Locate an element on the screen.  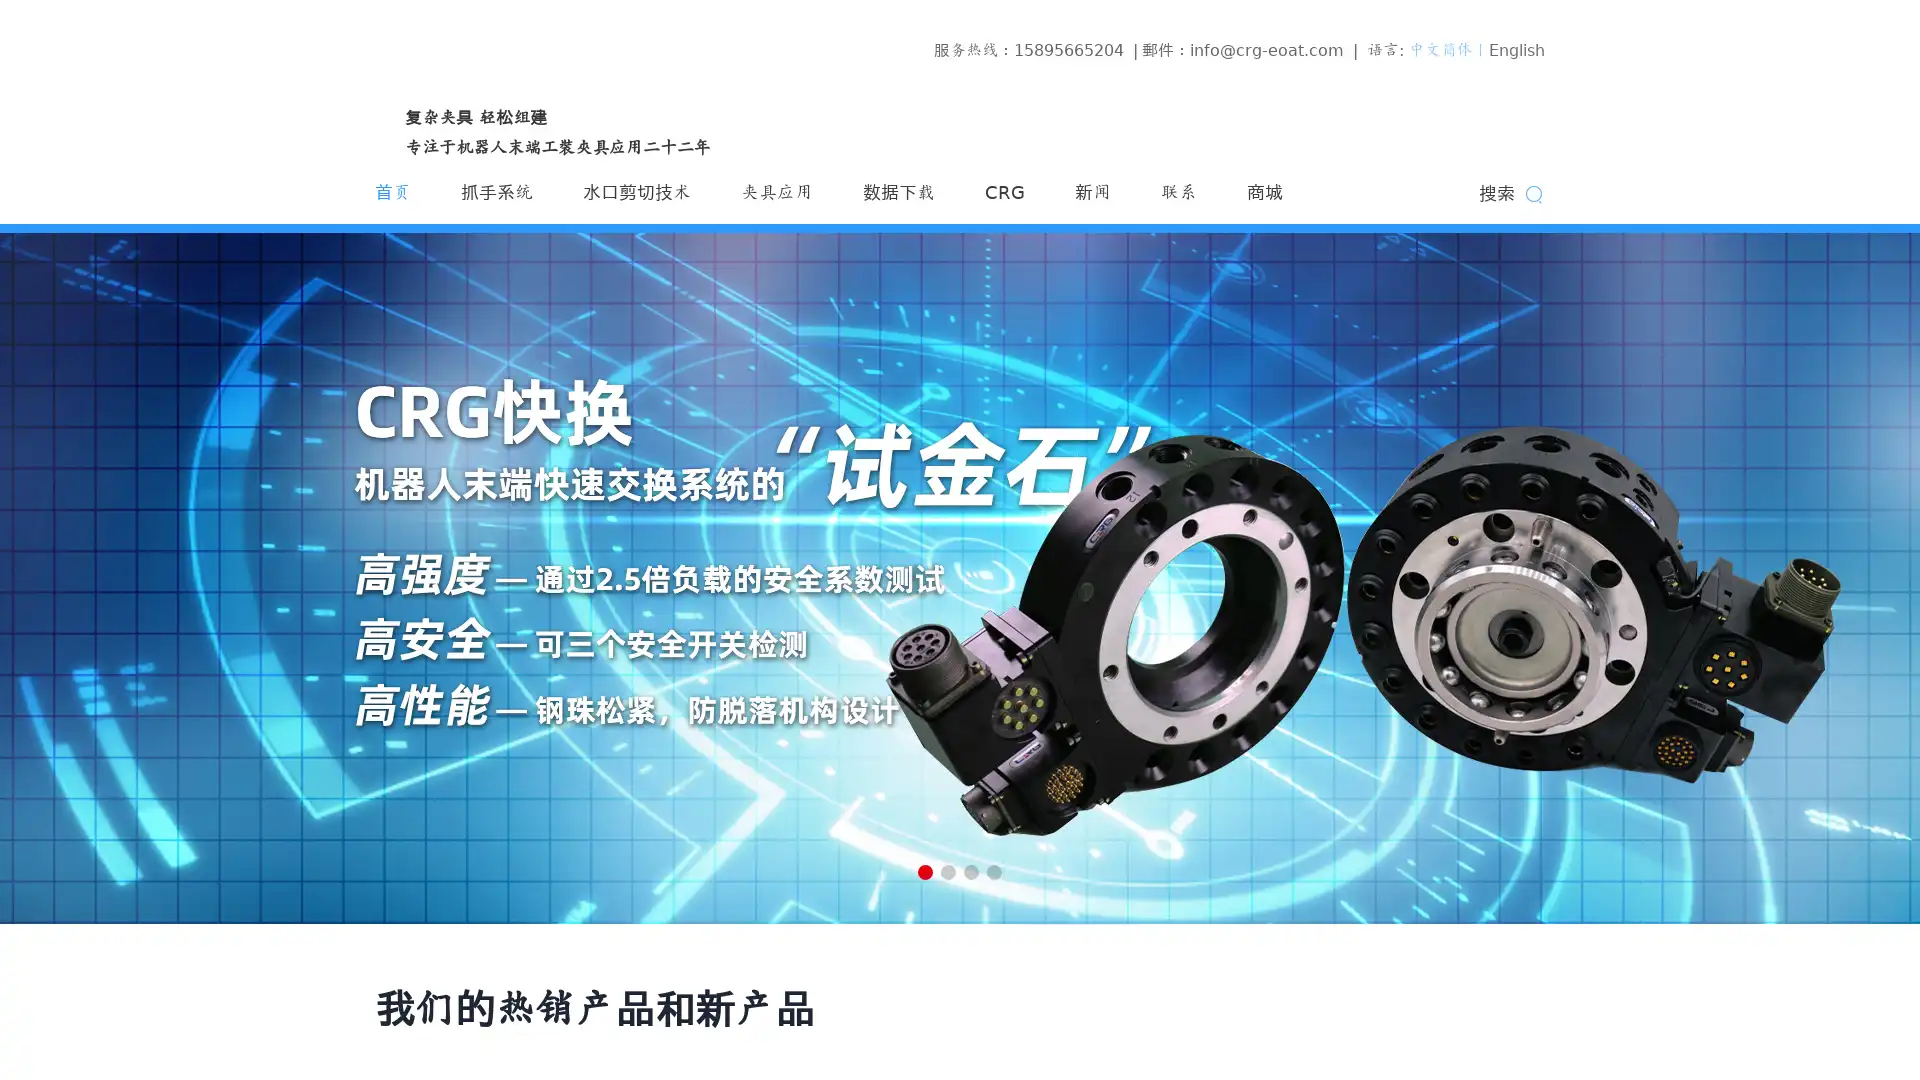
Go to slide 2 is located at coordinates (947, 871).